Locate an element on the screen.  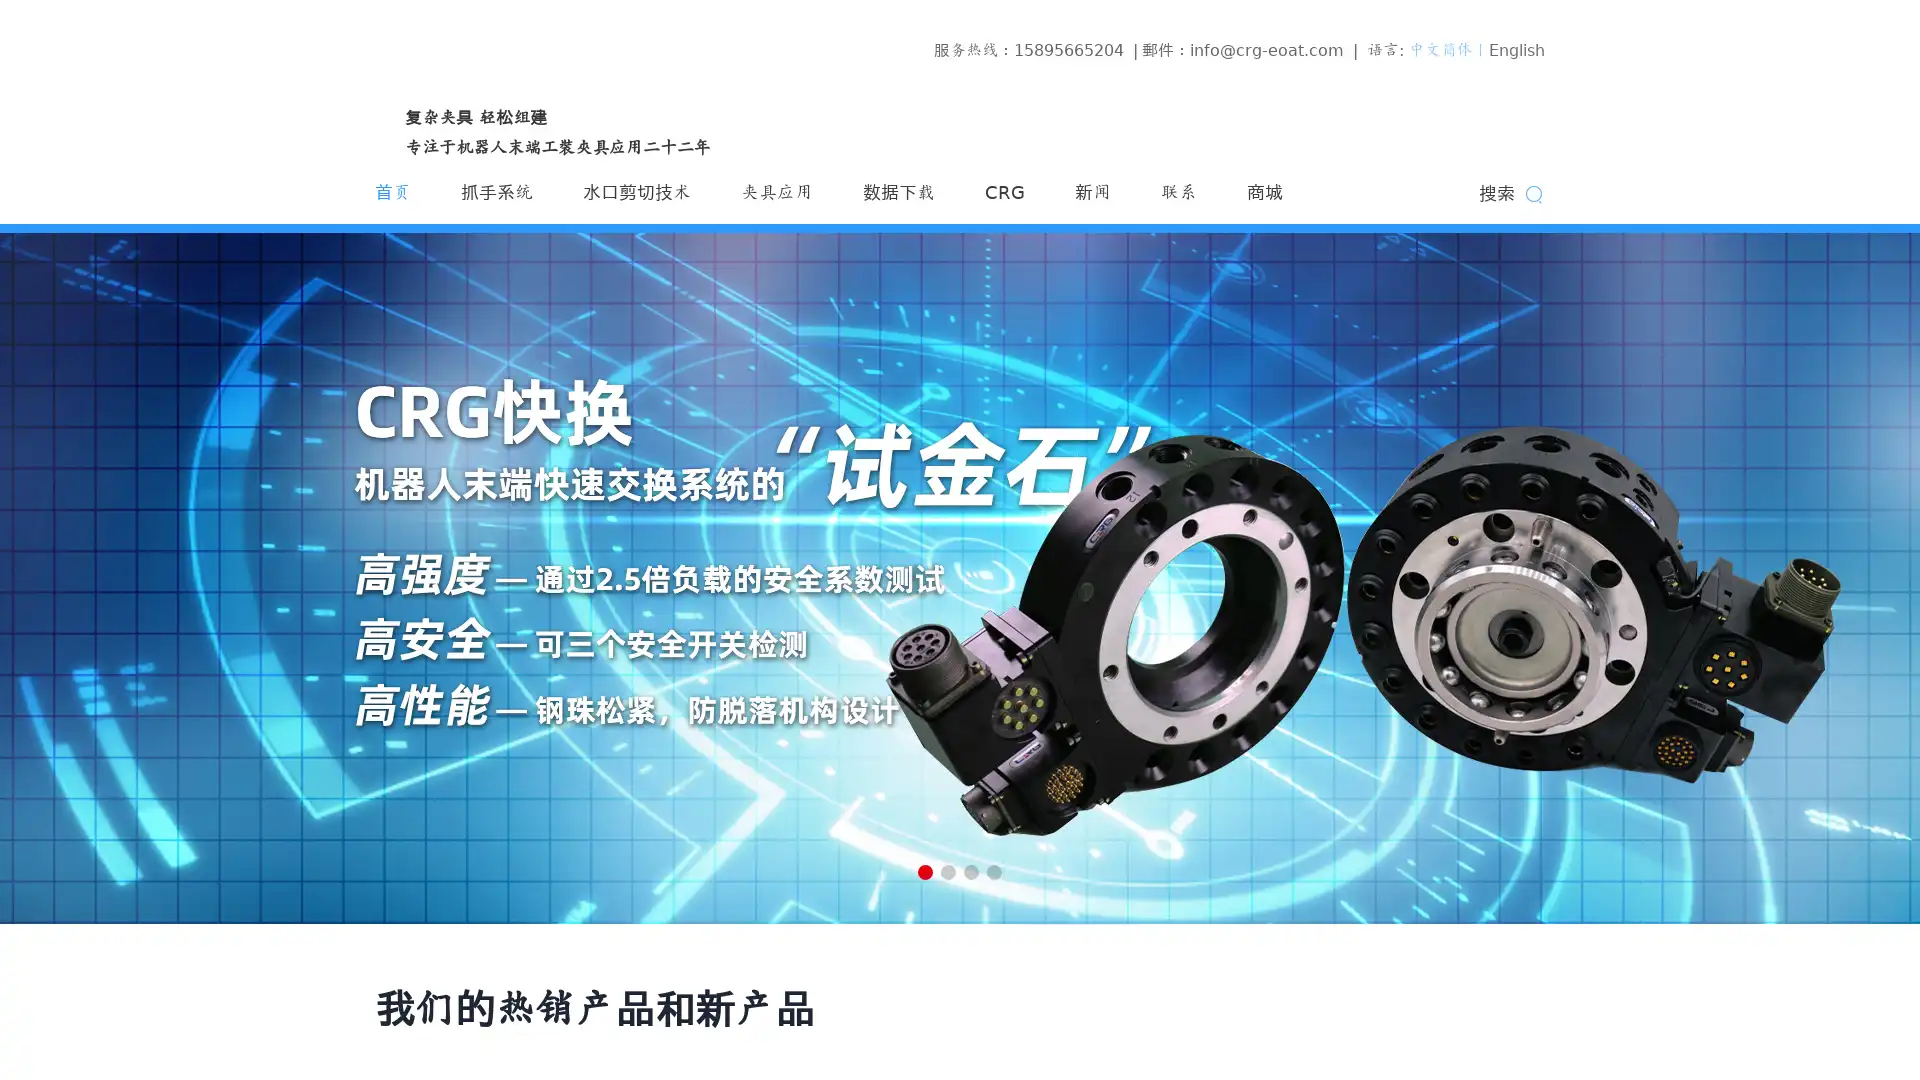
Go to slide 2 is located at coordinates (947, 871).